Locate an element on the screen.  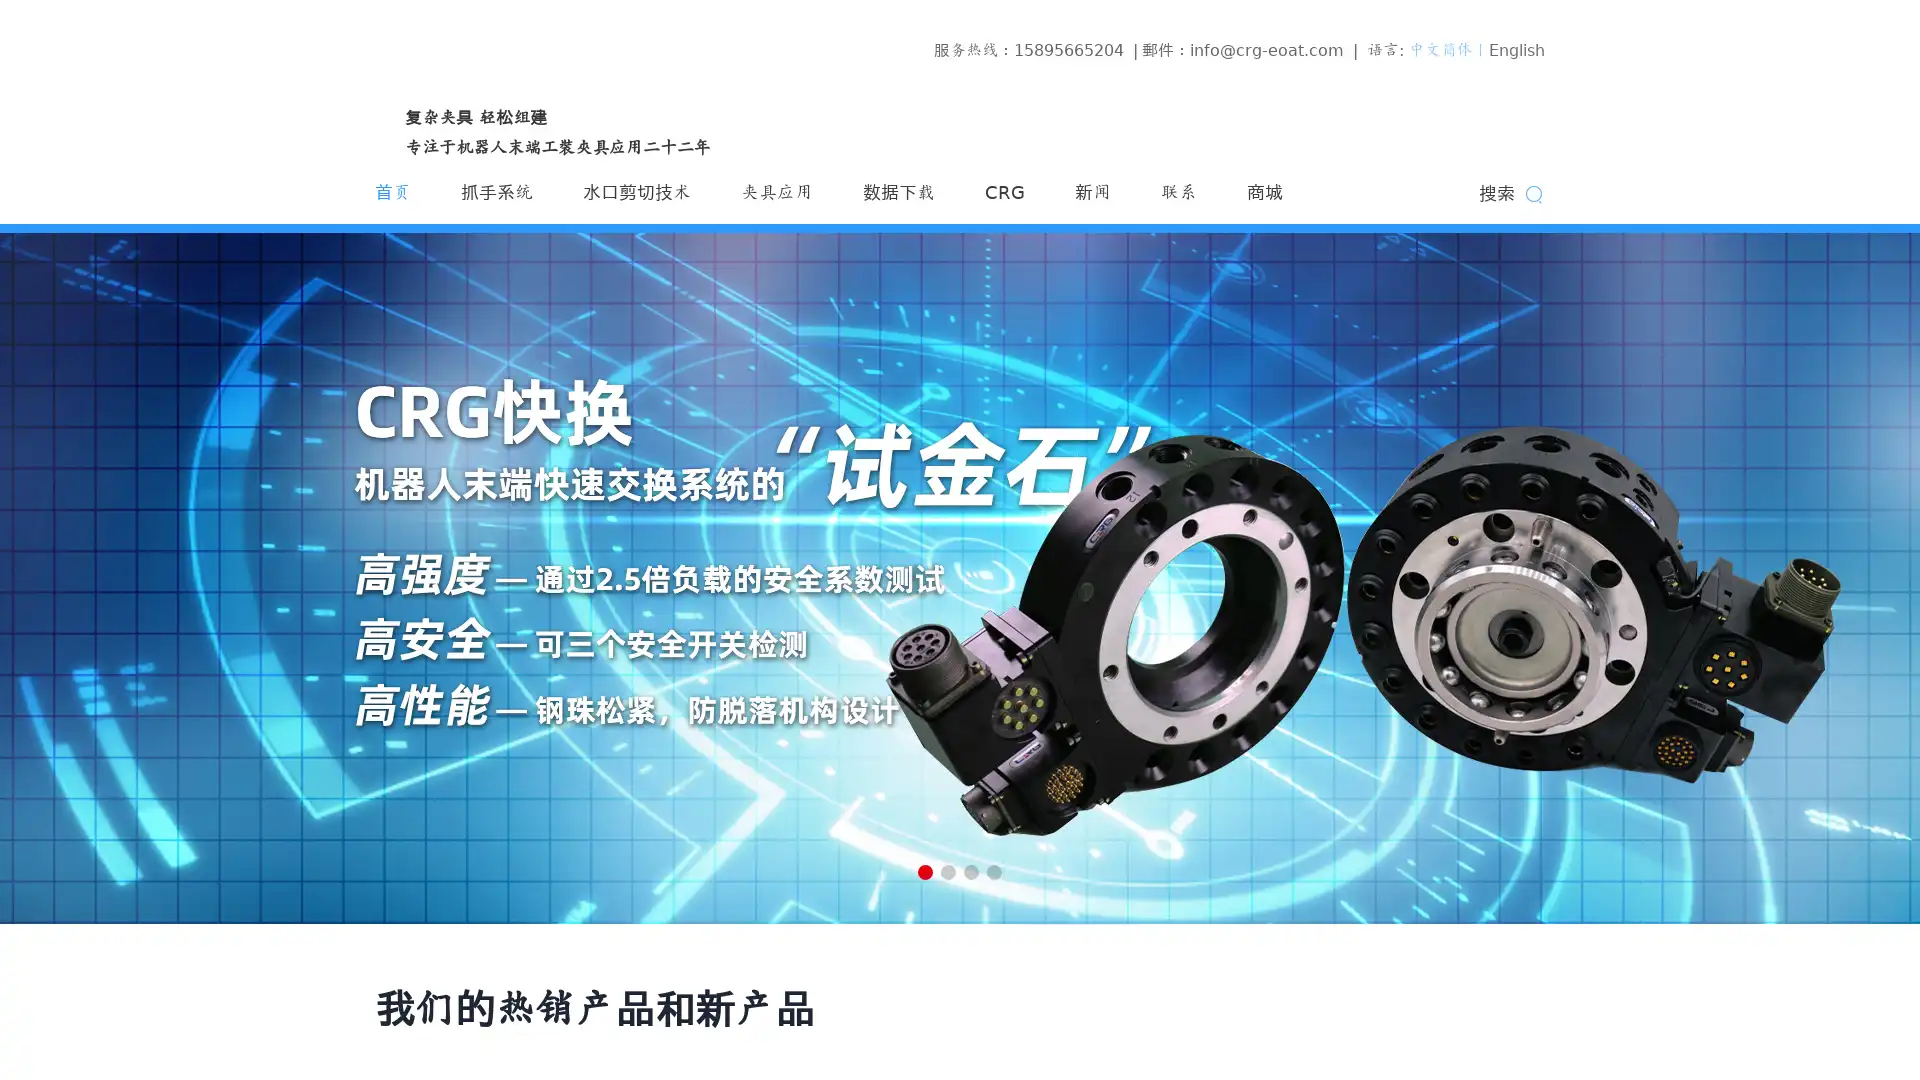
Go to slide 2 is located at coordinates (947, 871).